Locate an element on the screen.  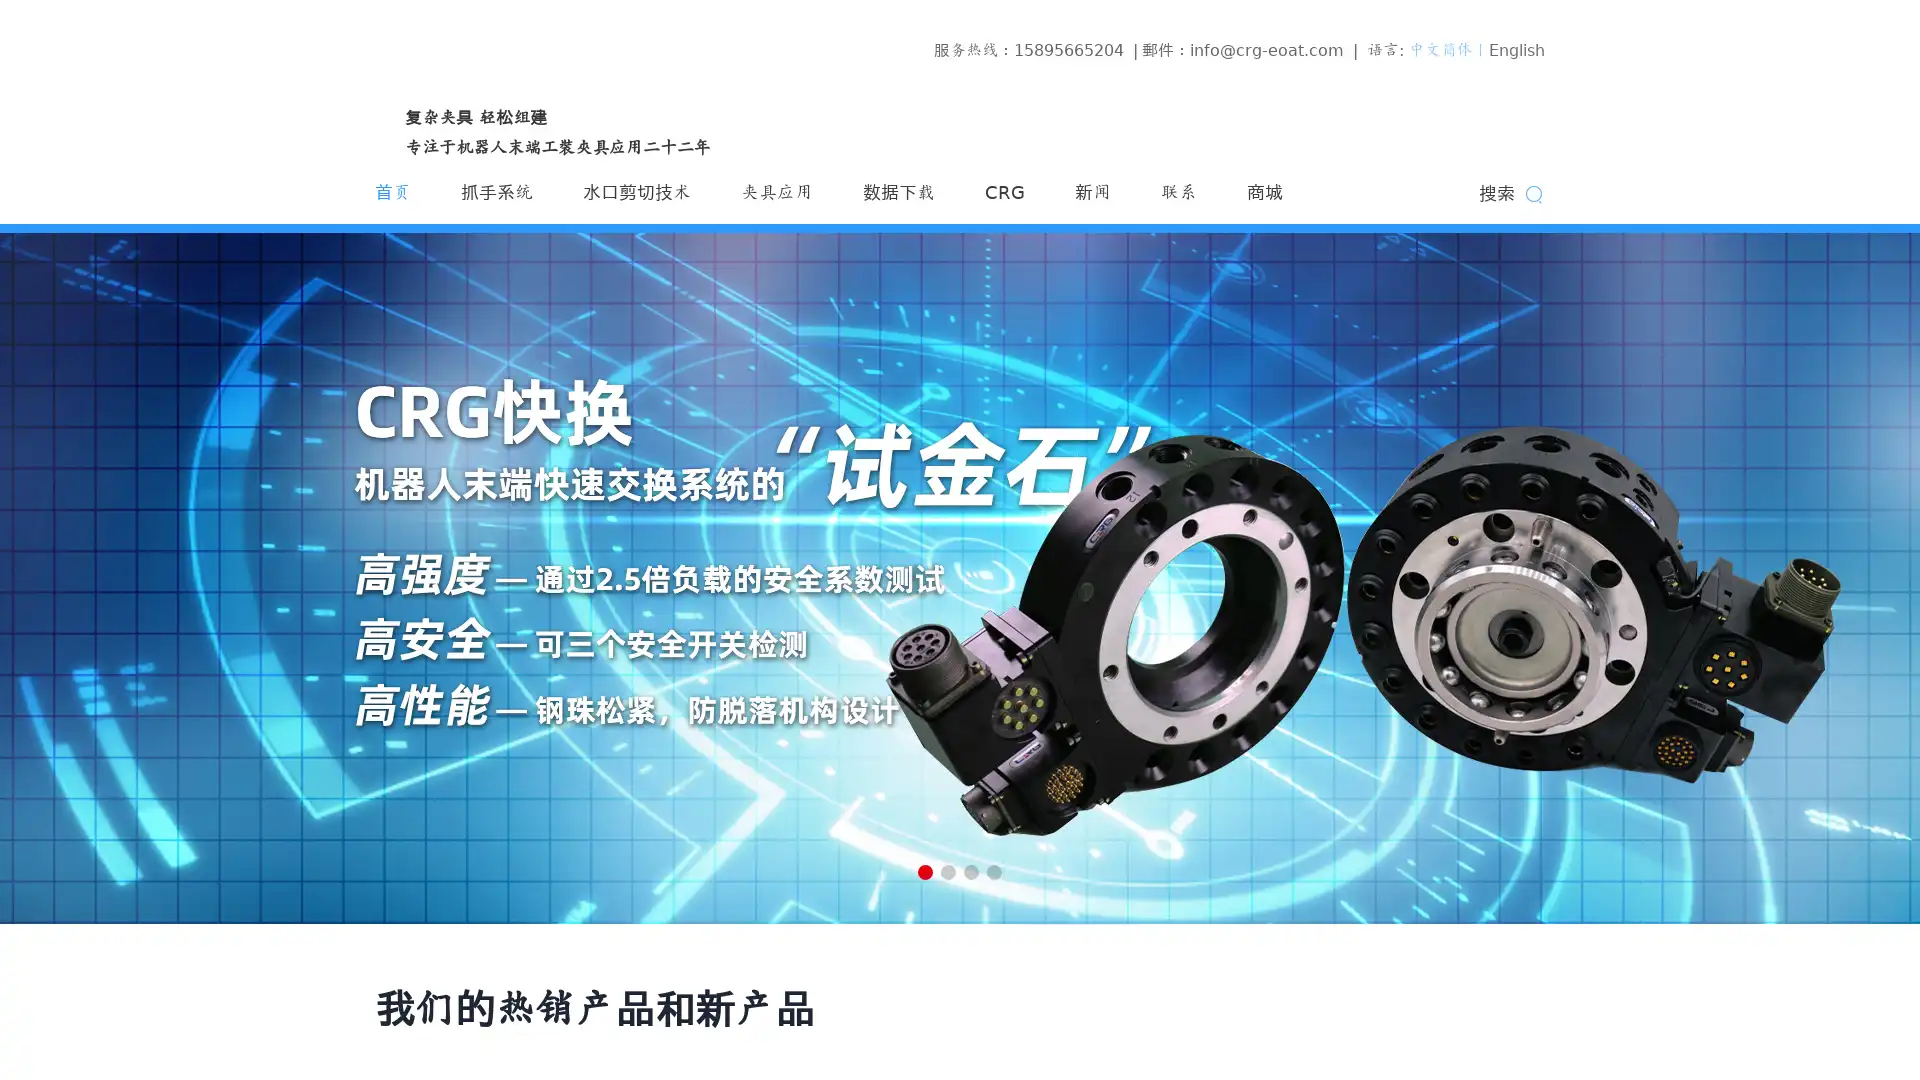
Go to slide 2 is located at coordinates (947, 871).